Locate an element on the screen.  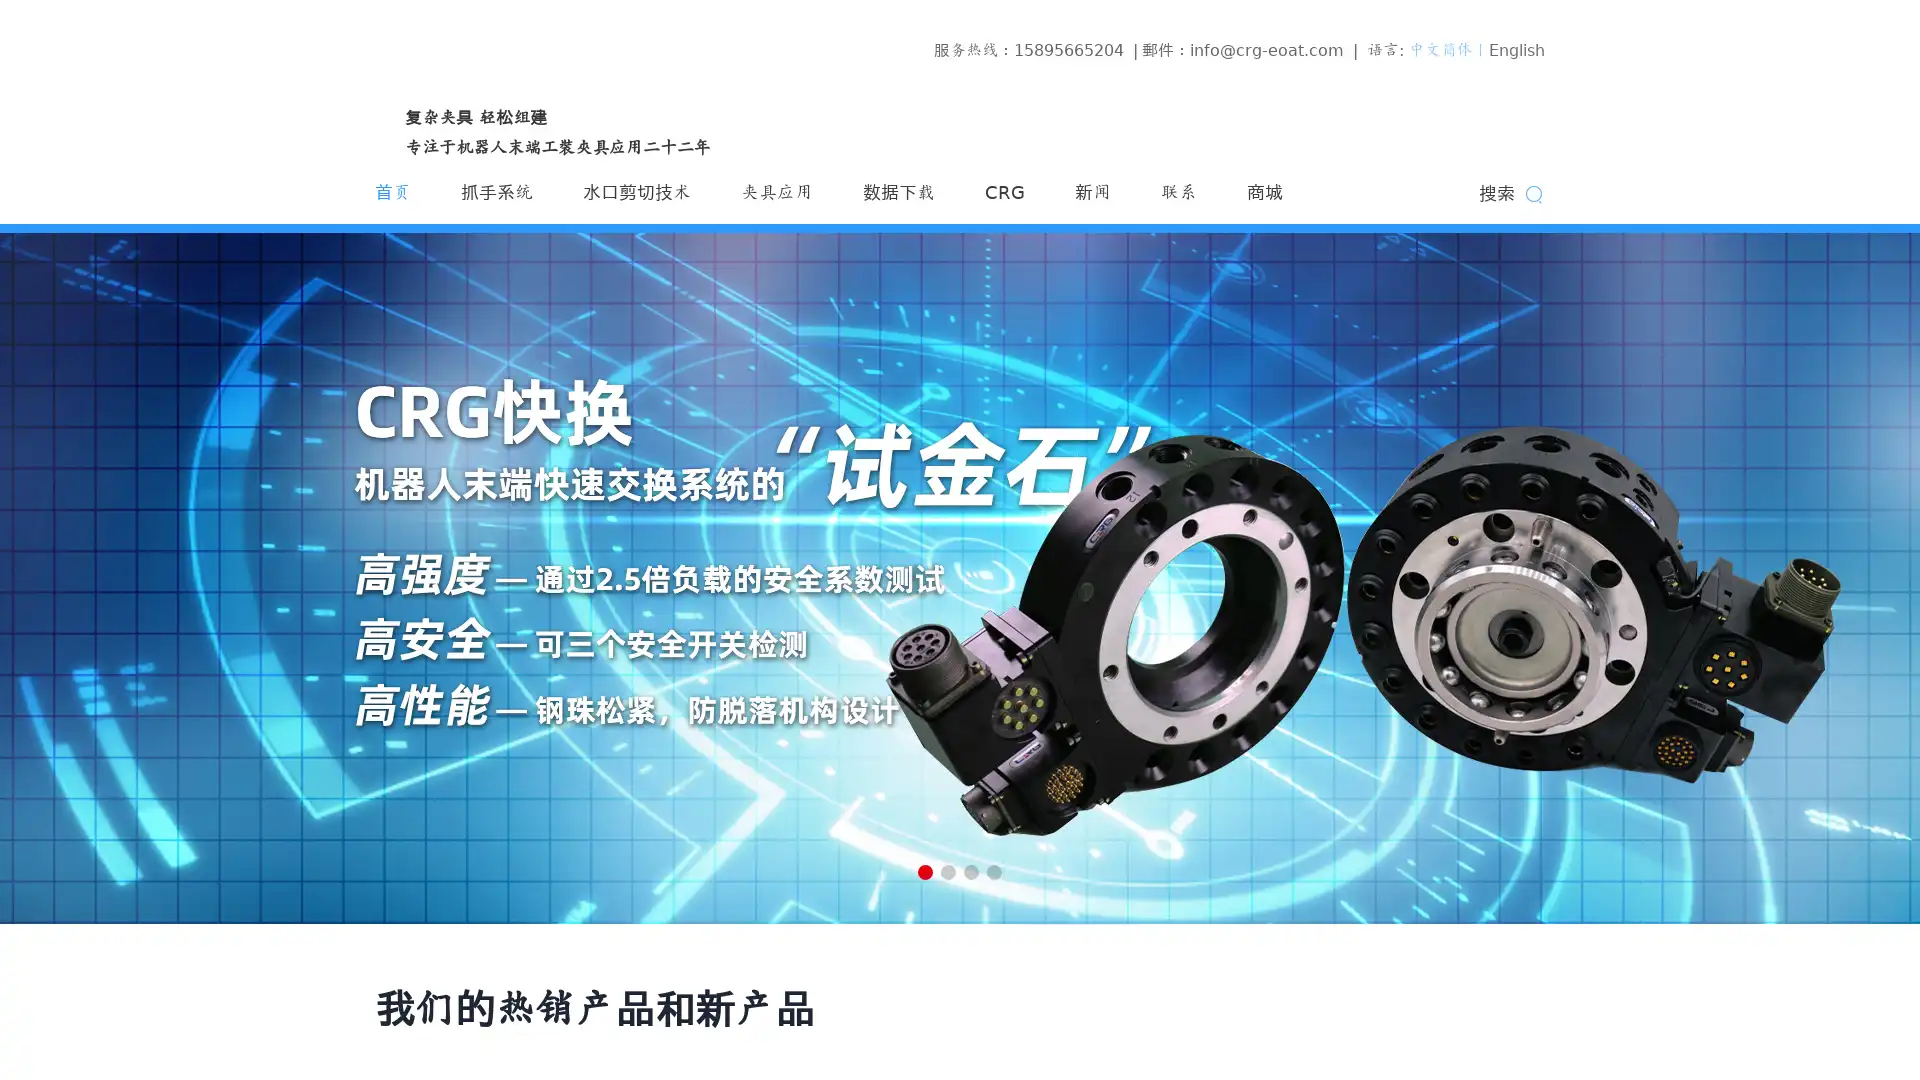
Go to slide 2 is located at coordinates (947, 871).